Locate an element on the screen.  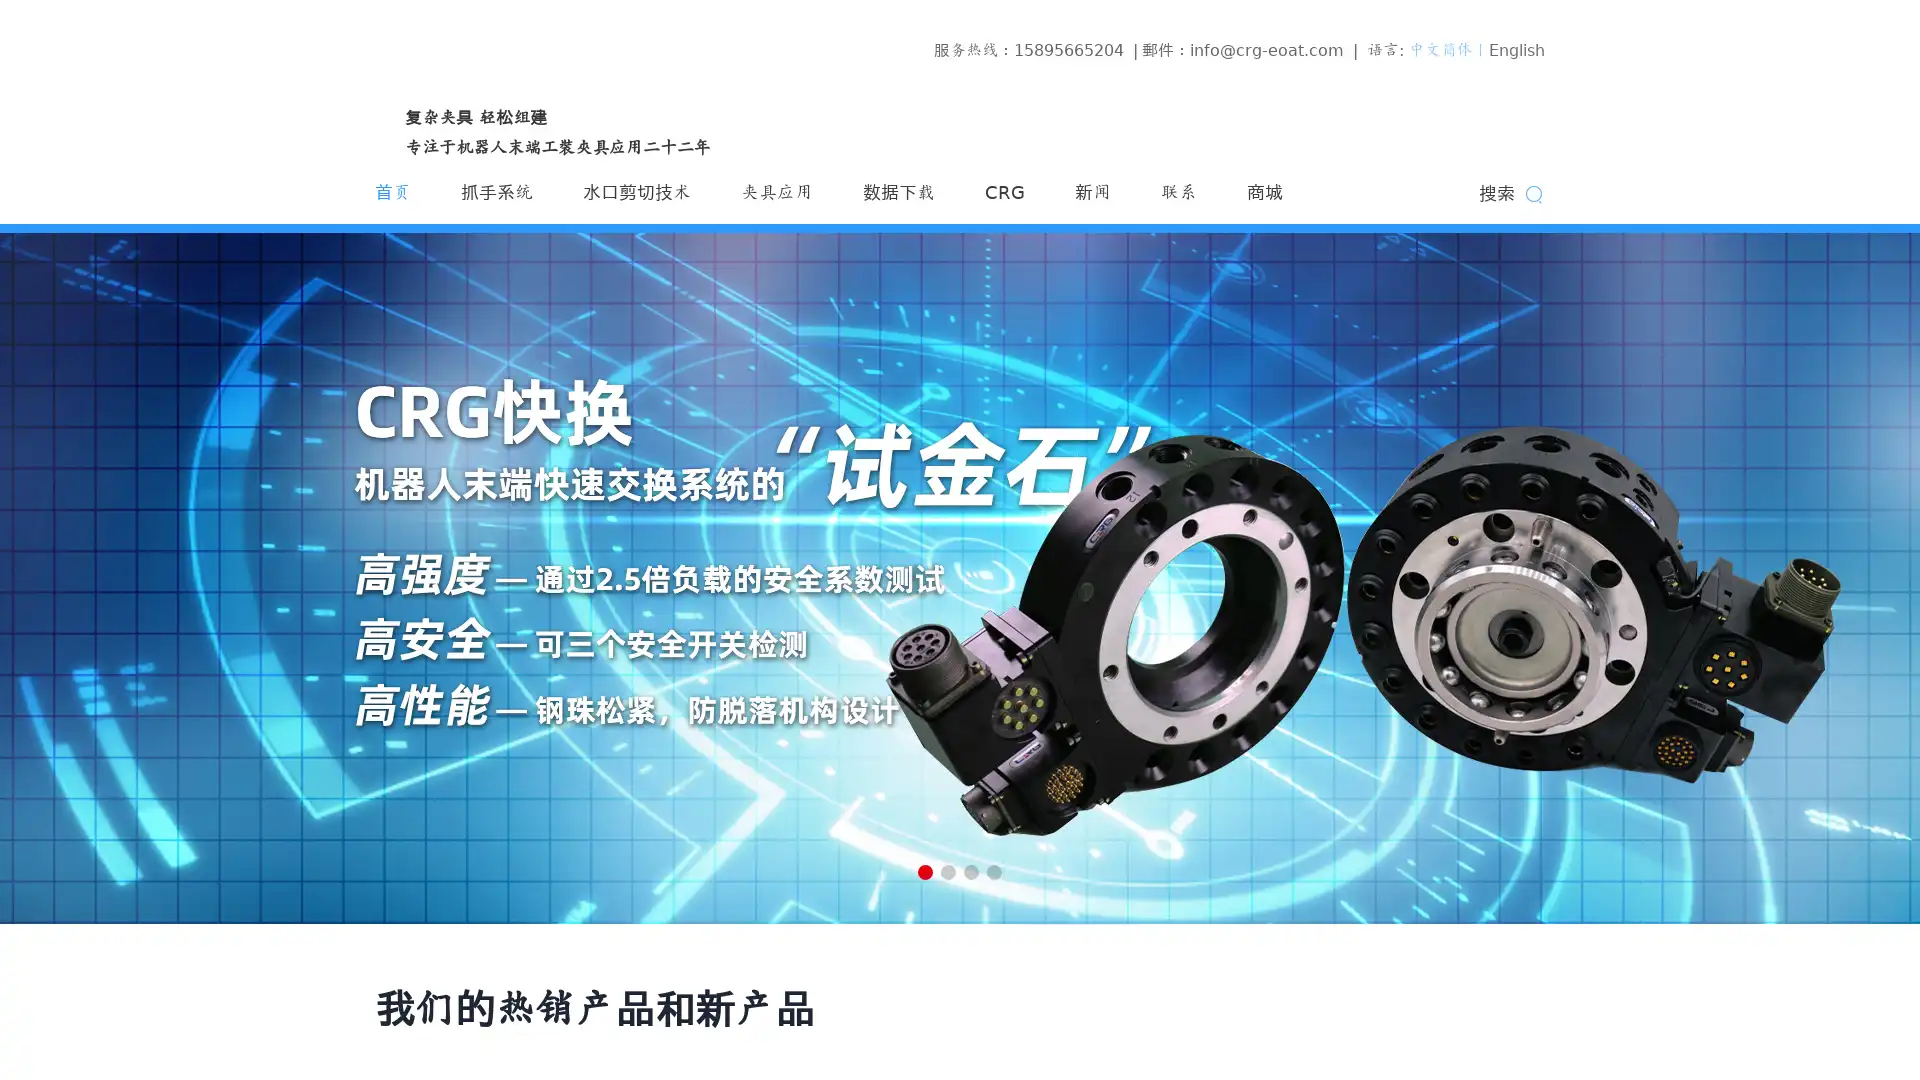
Go to slide 2 is located at coordinates (947, 871).